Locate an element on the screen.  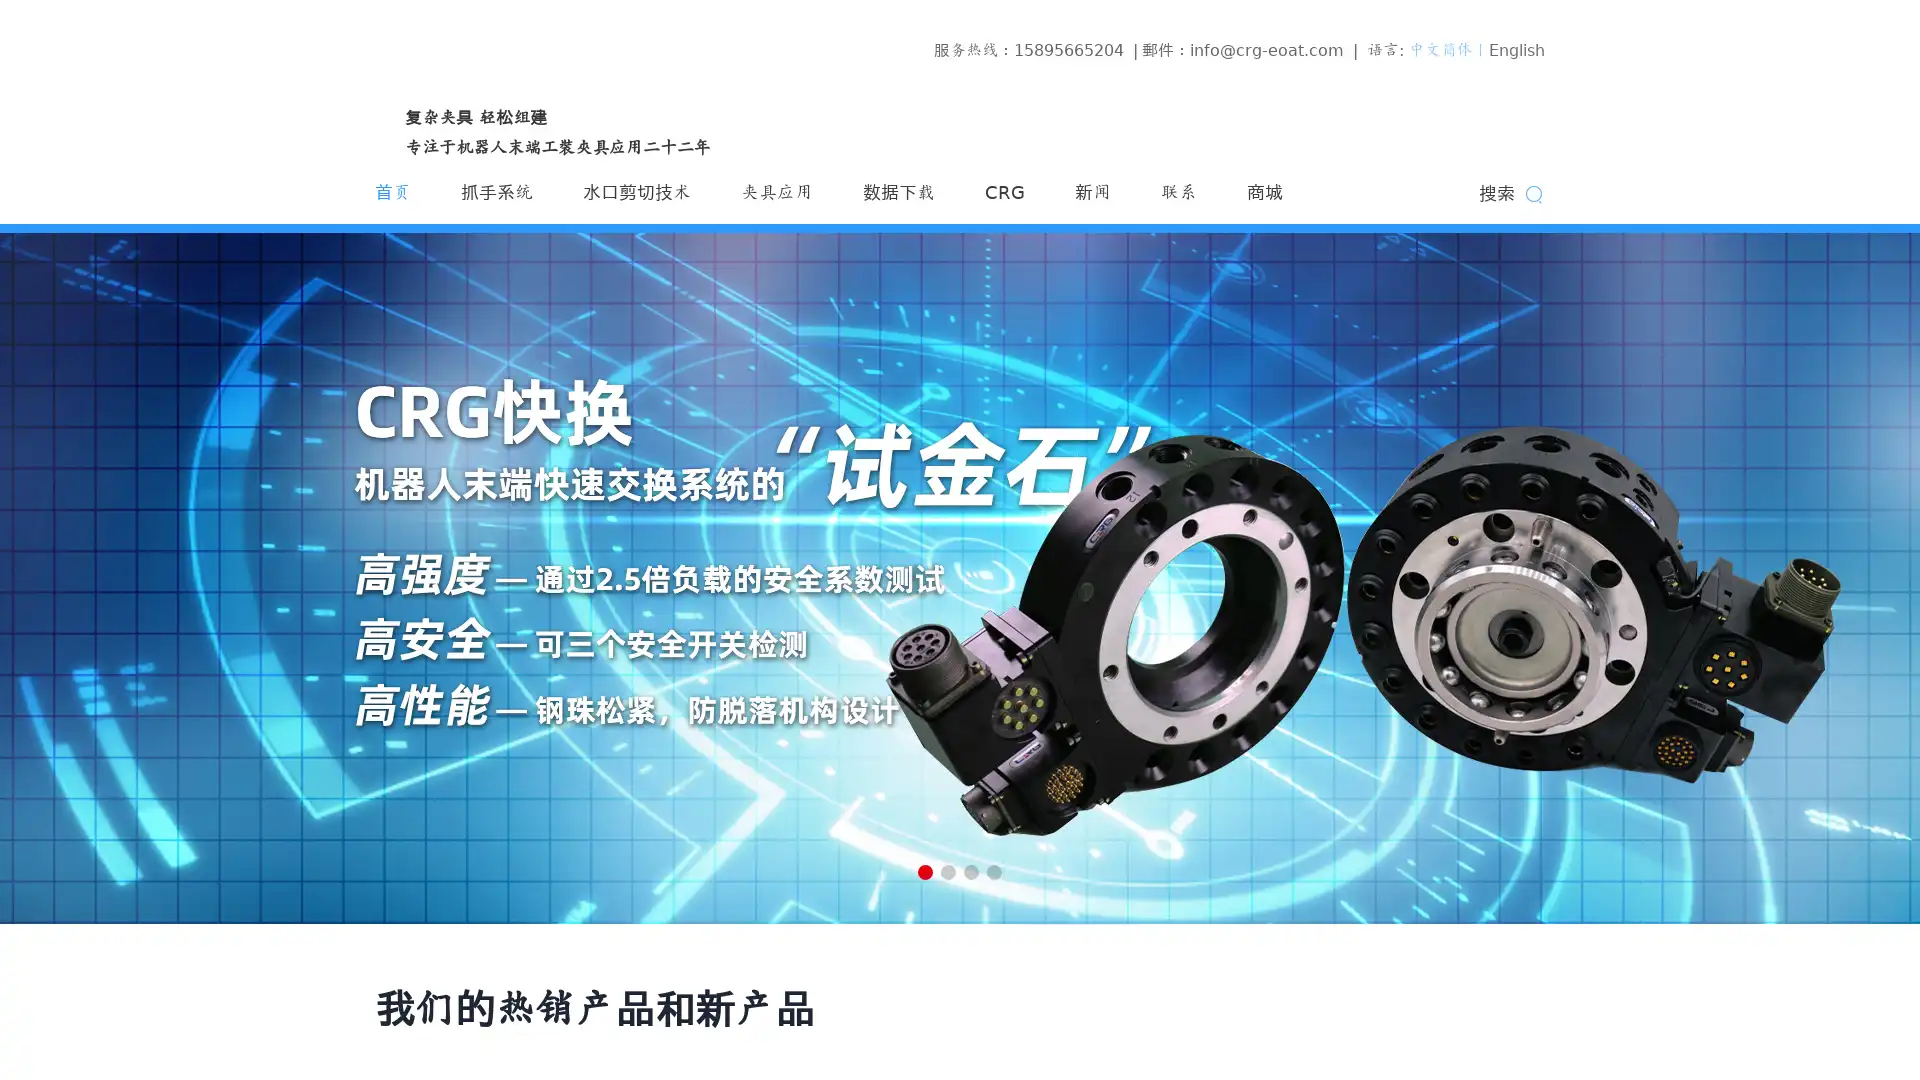
Go to slide 2 is located at coordinates (947, 871).